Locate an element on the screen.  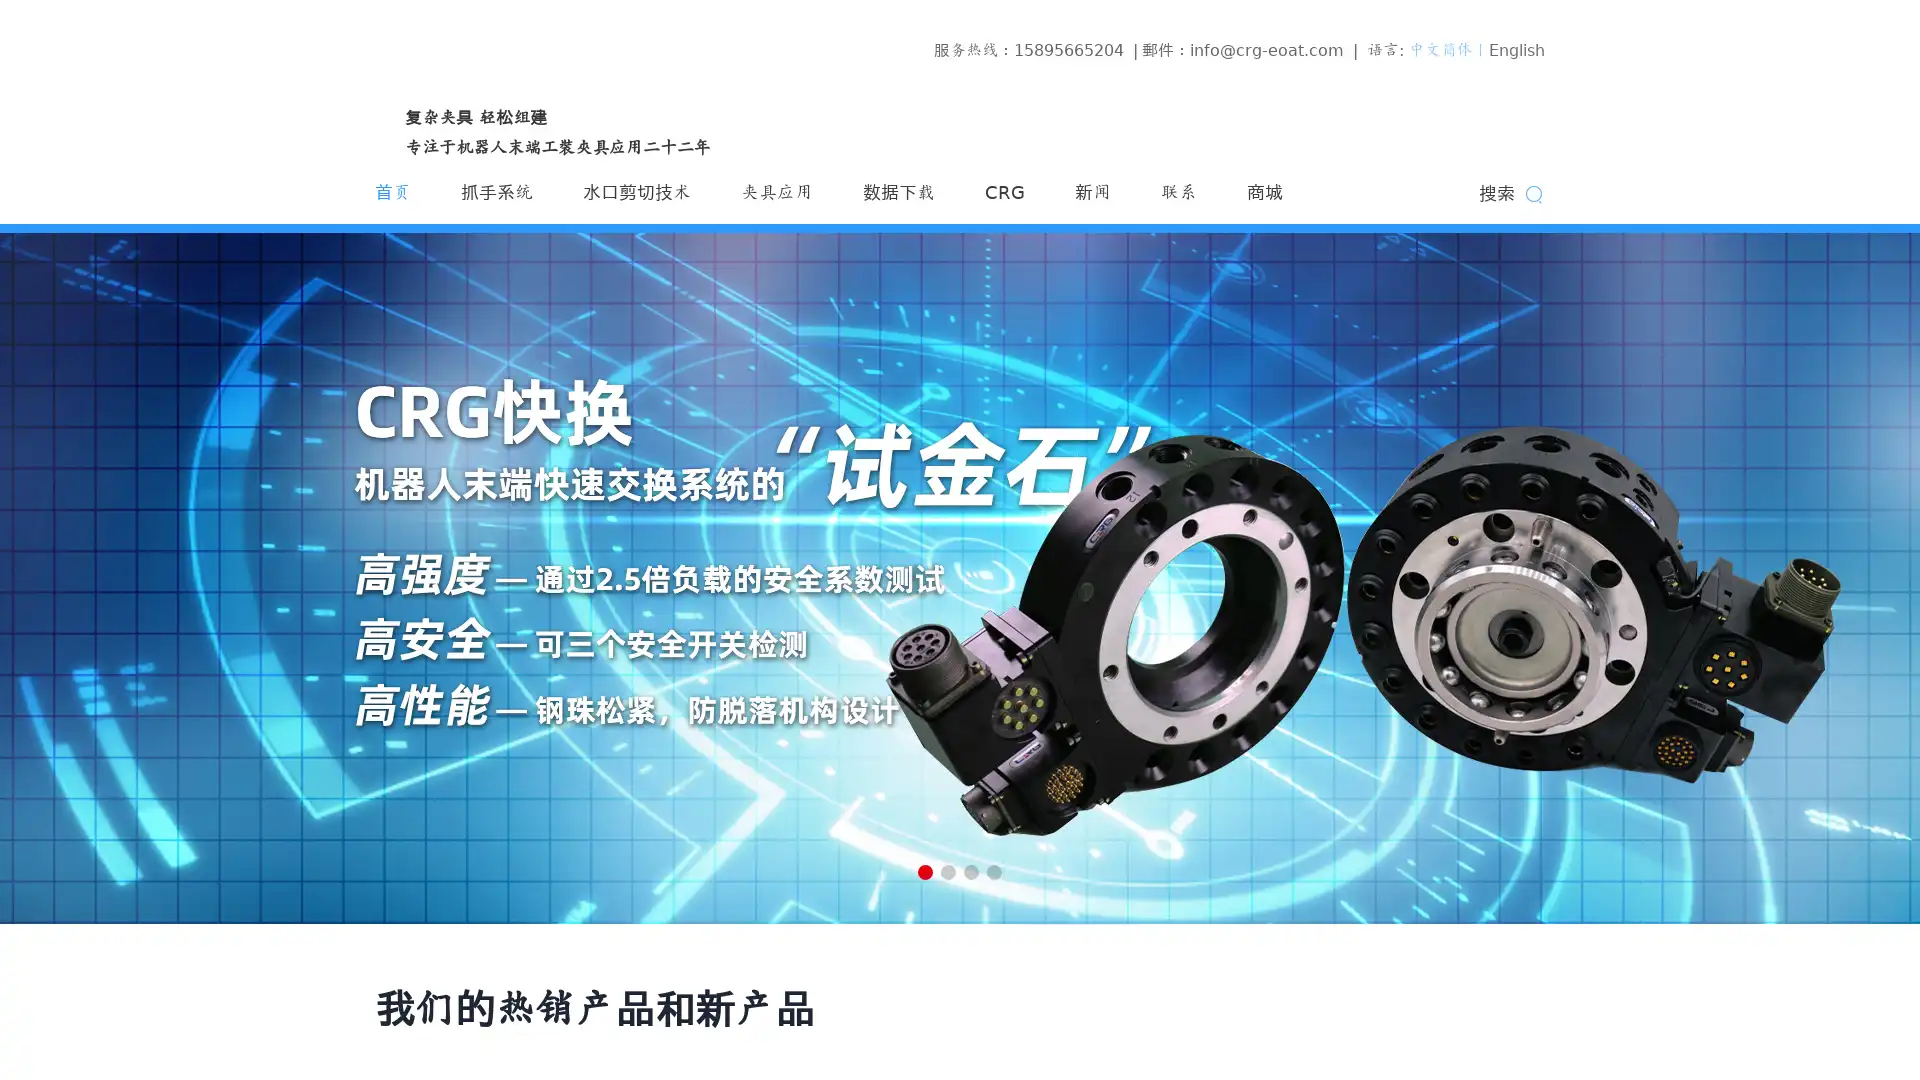
Go to slide 2 is located at coordinates (947, 871).